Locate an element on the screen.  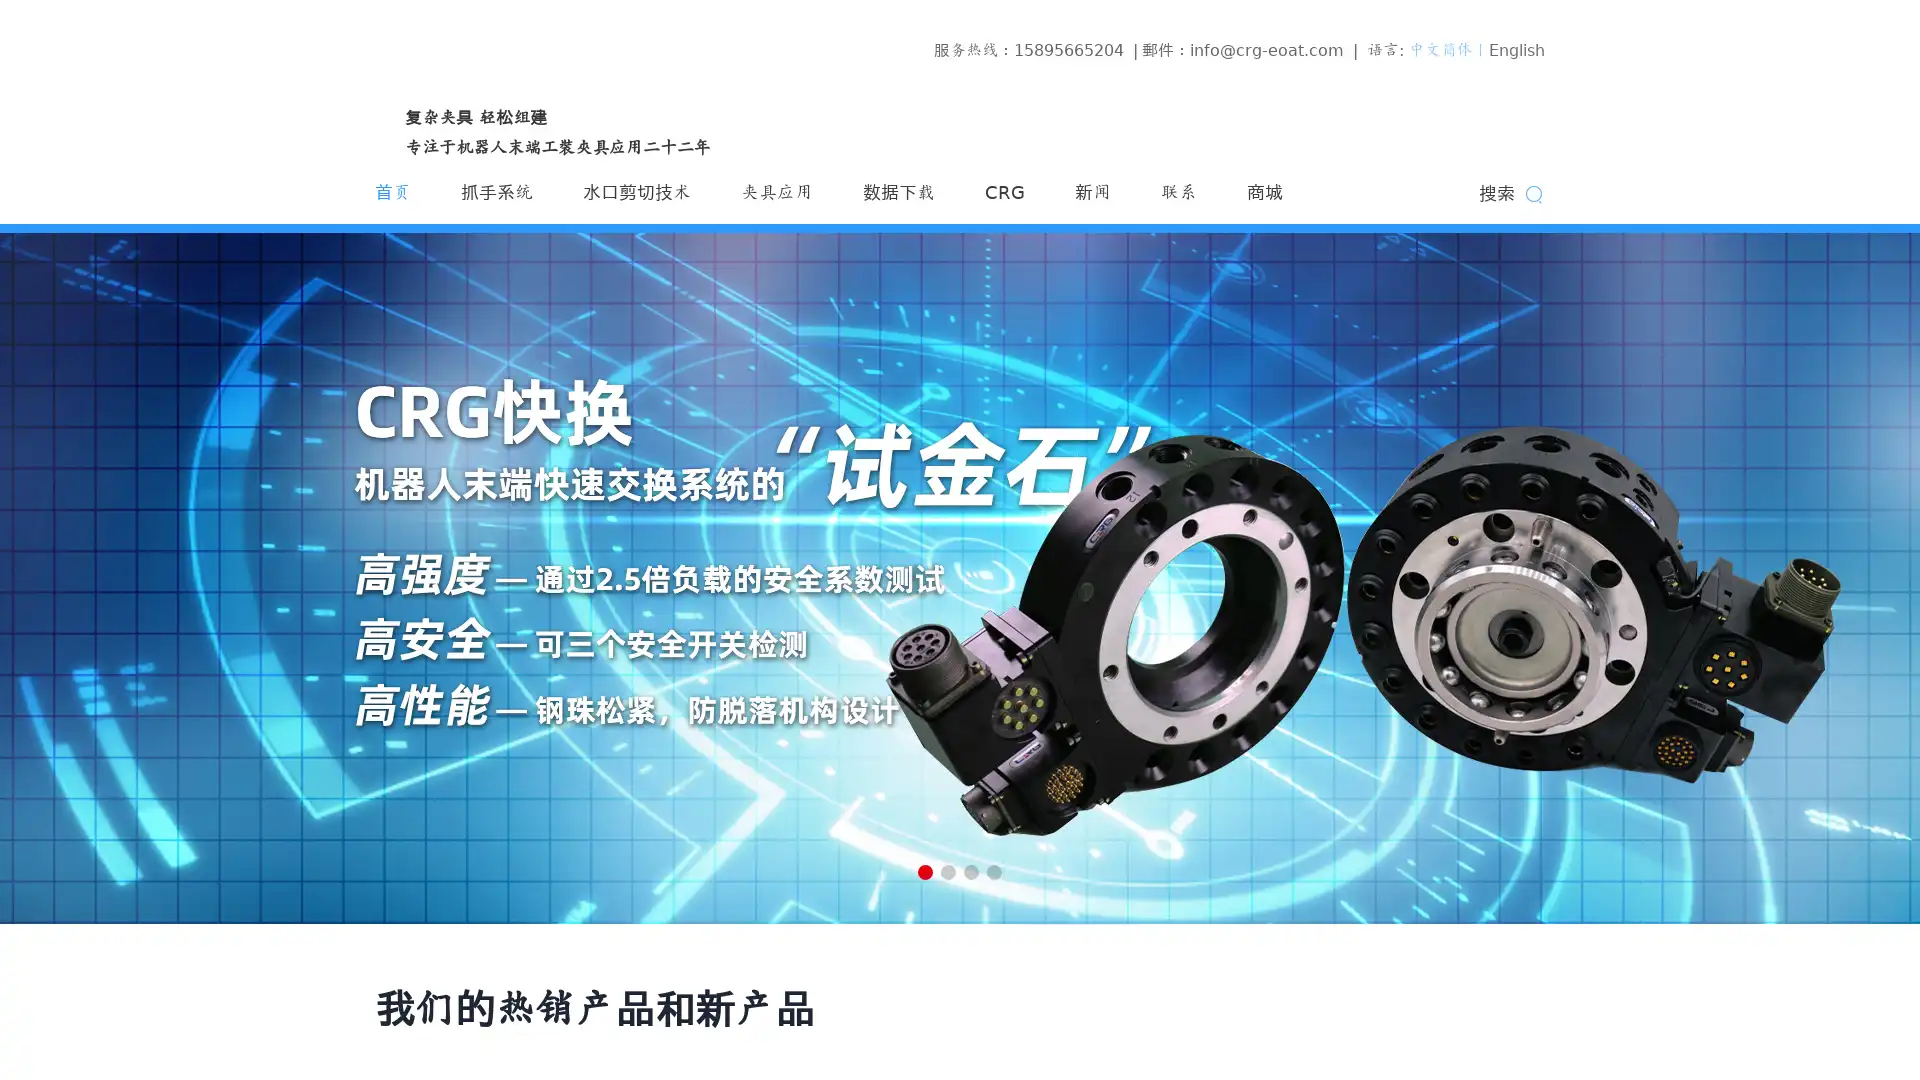
Go to slide 2 is located at coordinates (947, 871).